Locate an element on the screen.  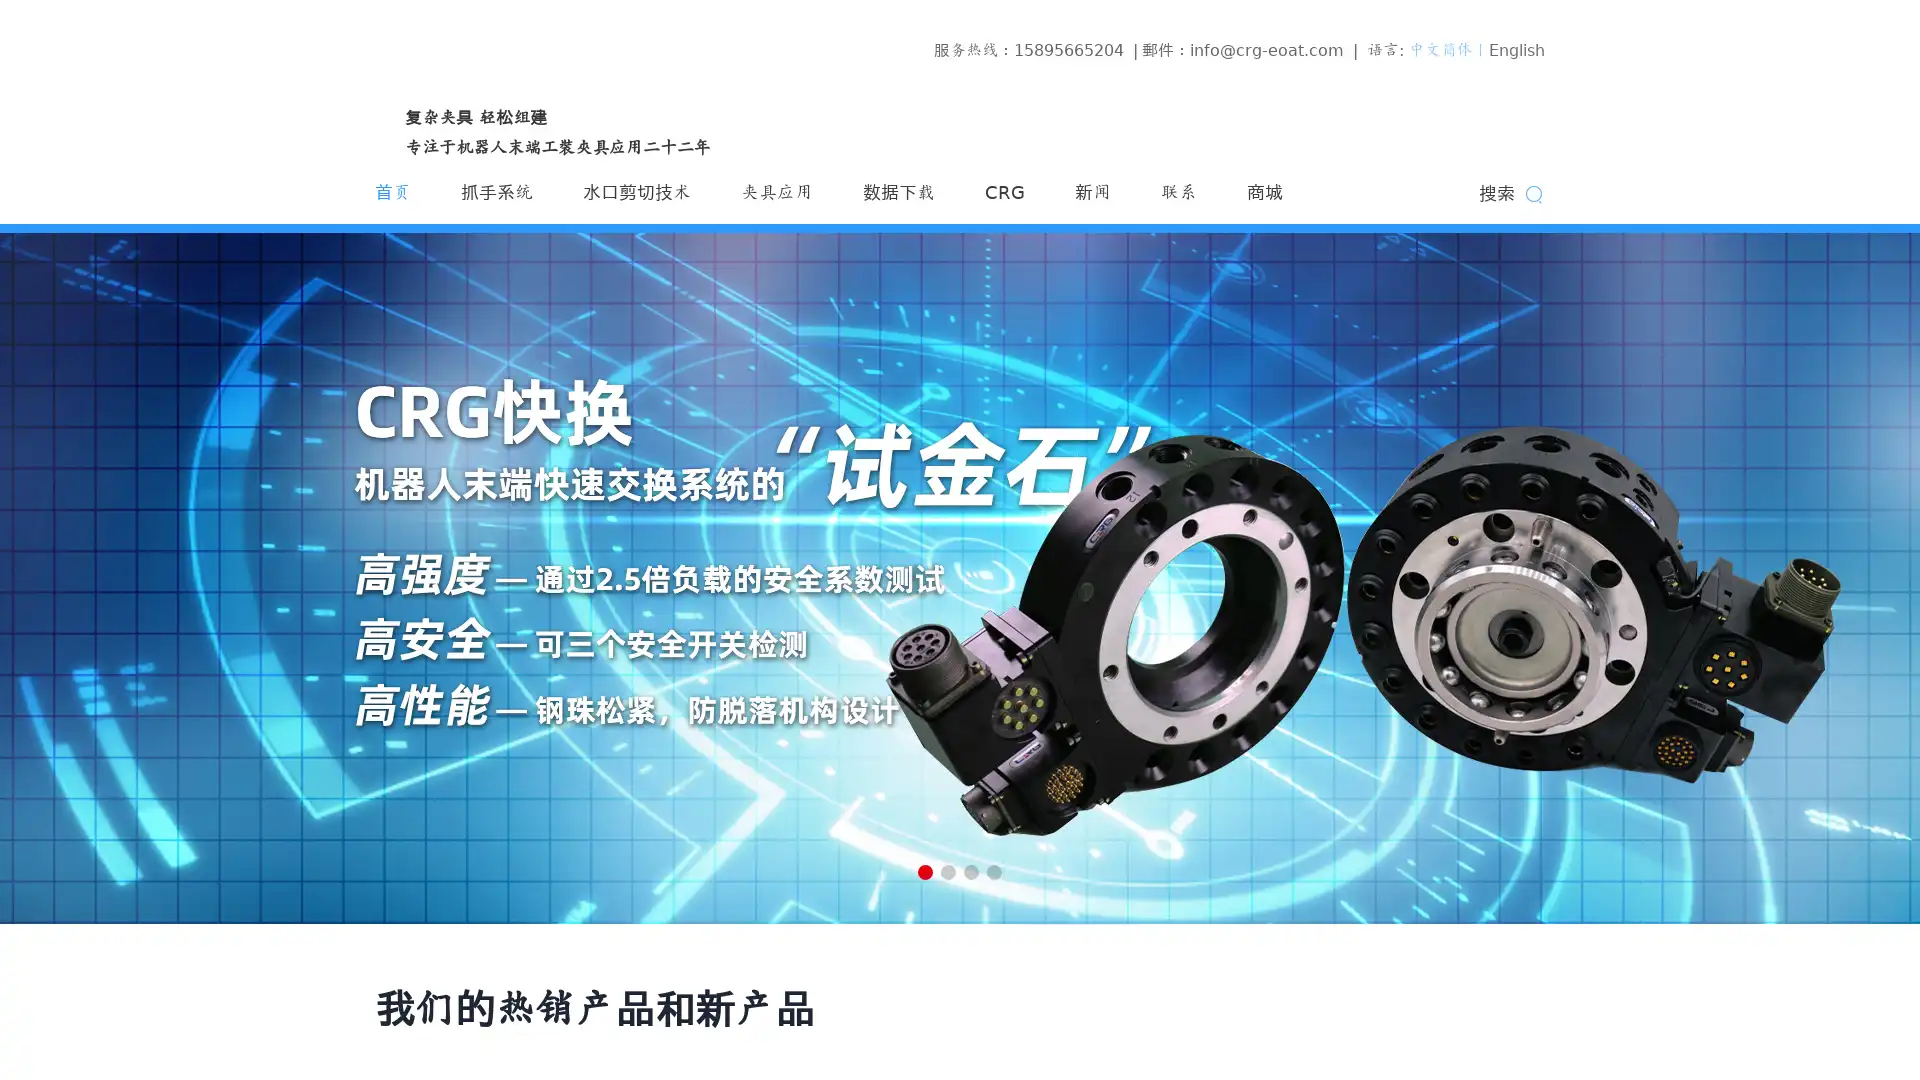
Go to slide 2 is located at coordinates (947, 871).